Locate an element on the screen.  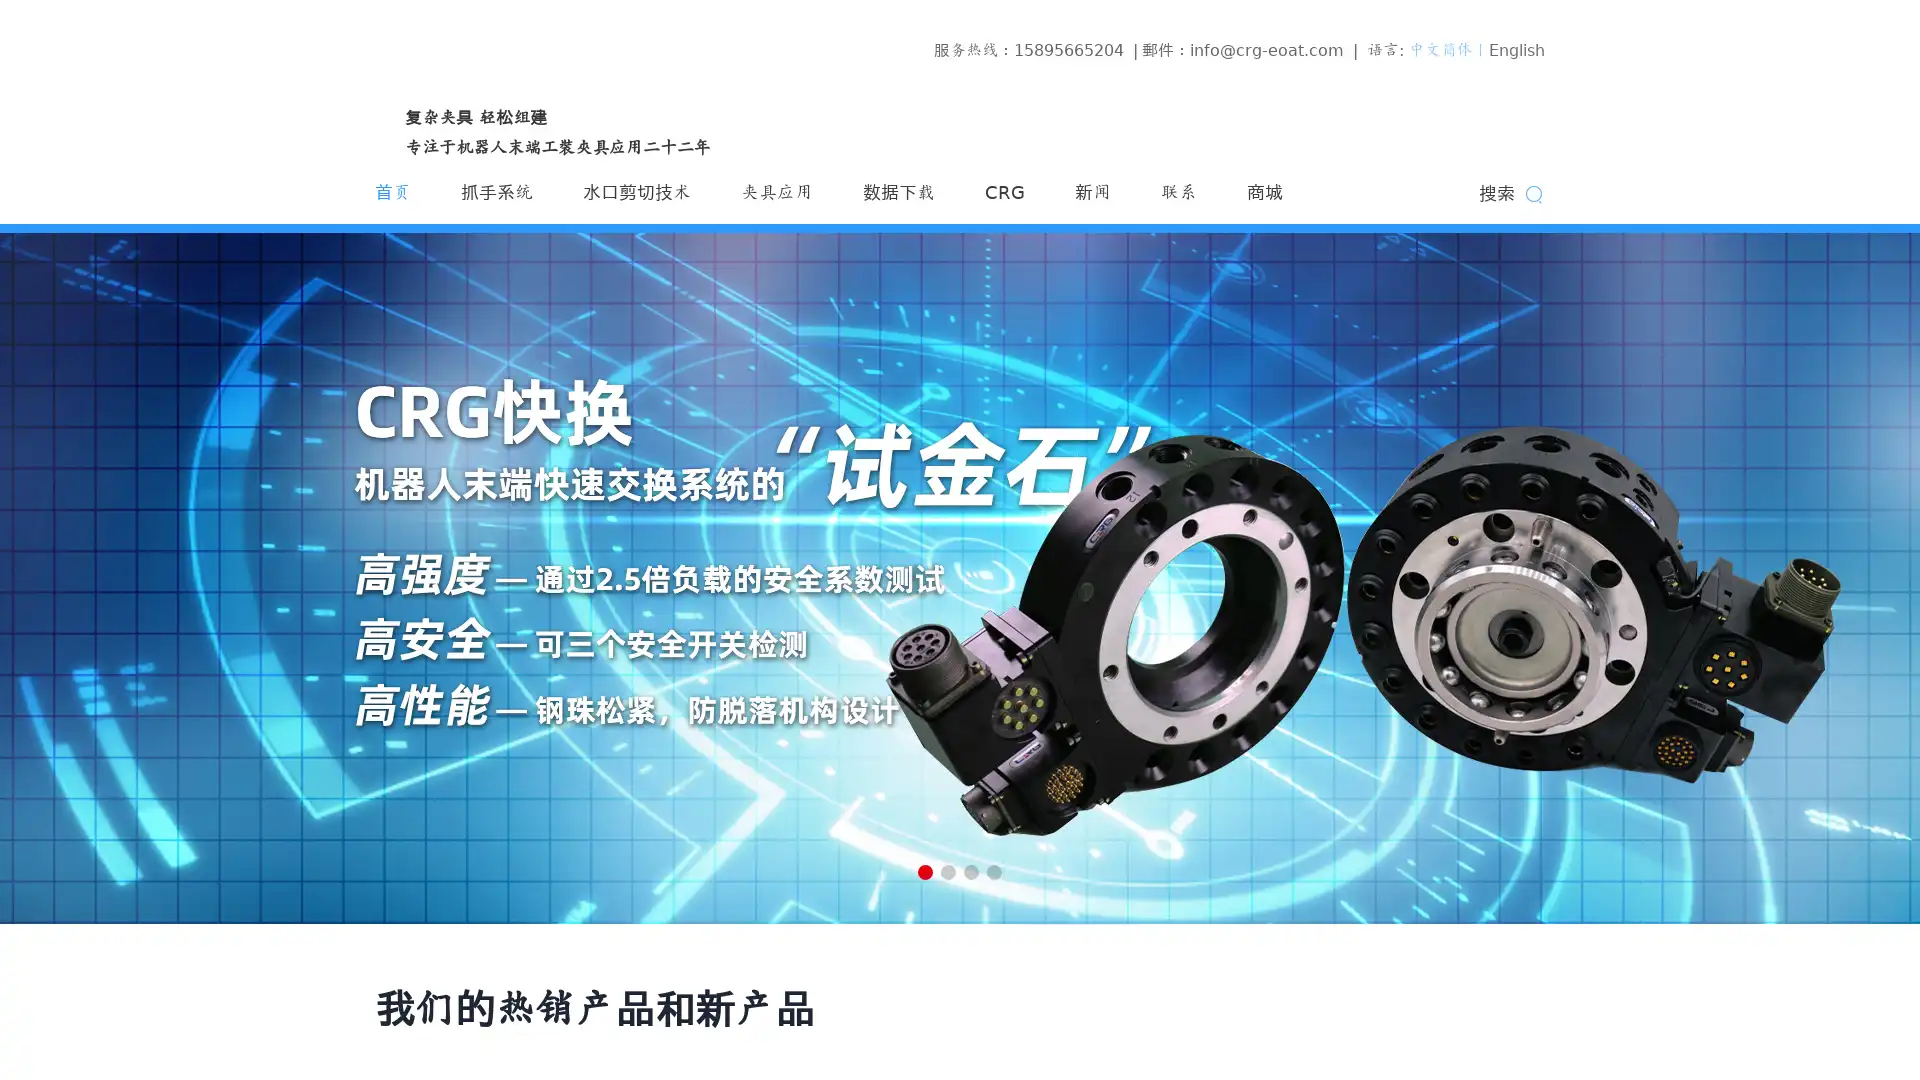
Go to slide 2 is located at coordinates (947, 871).